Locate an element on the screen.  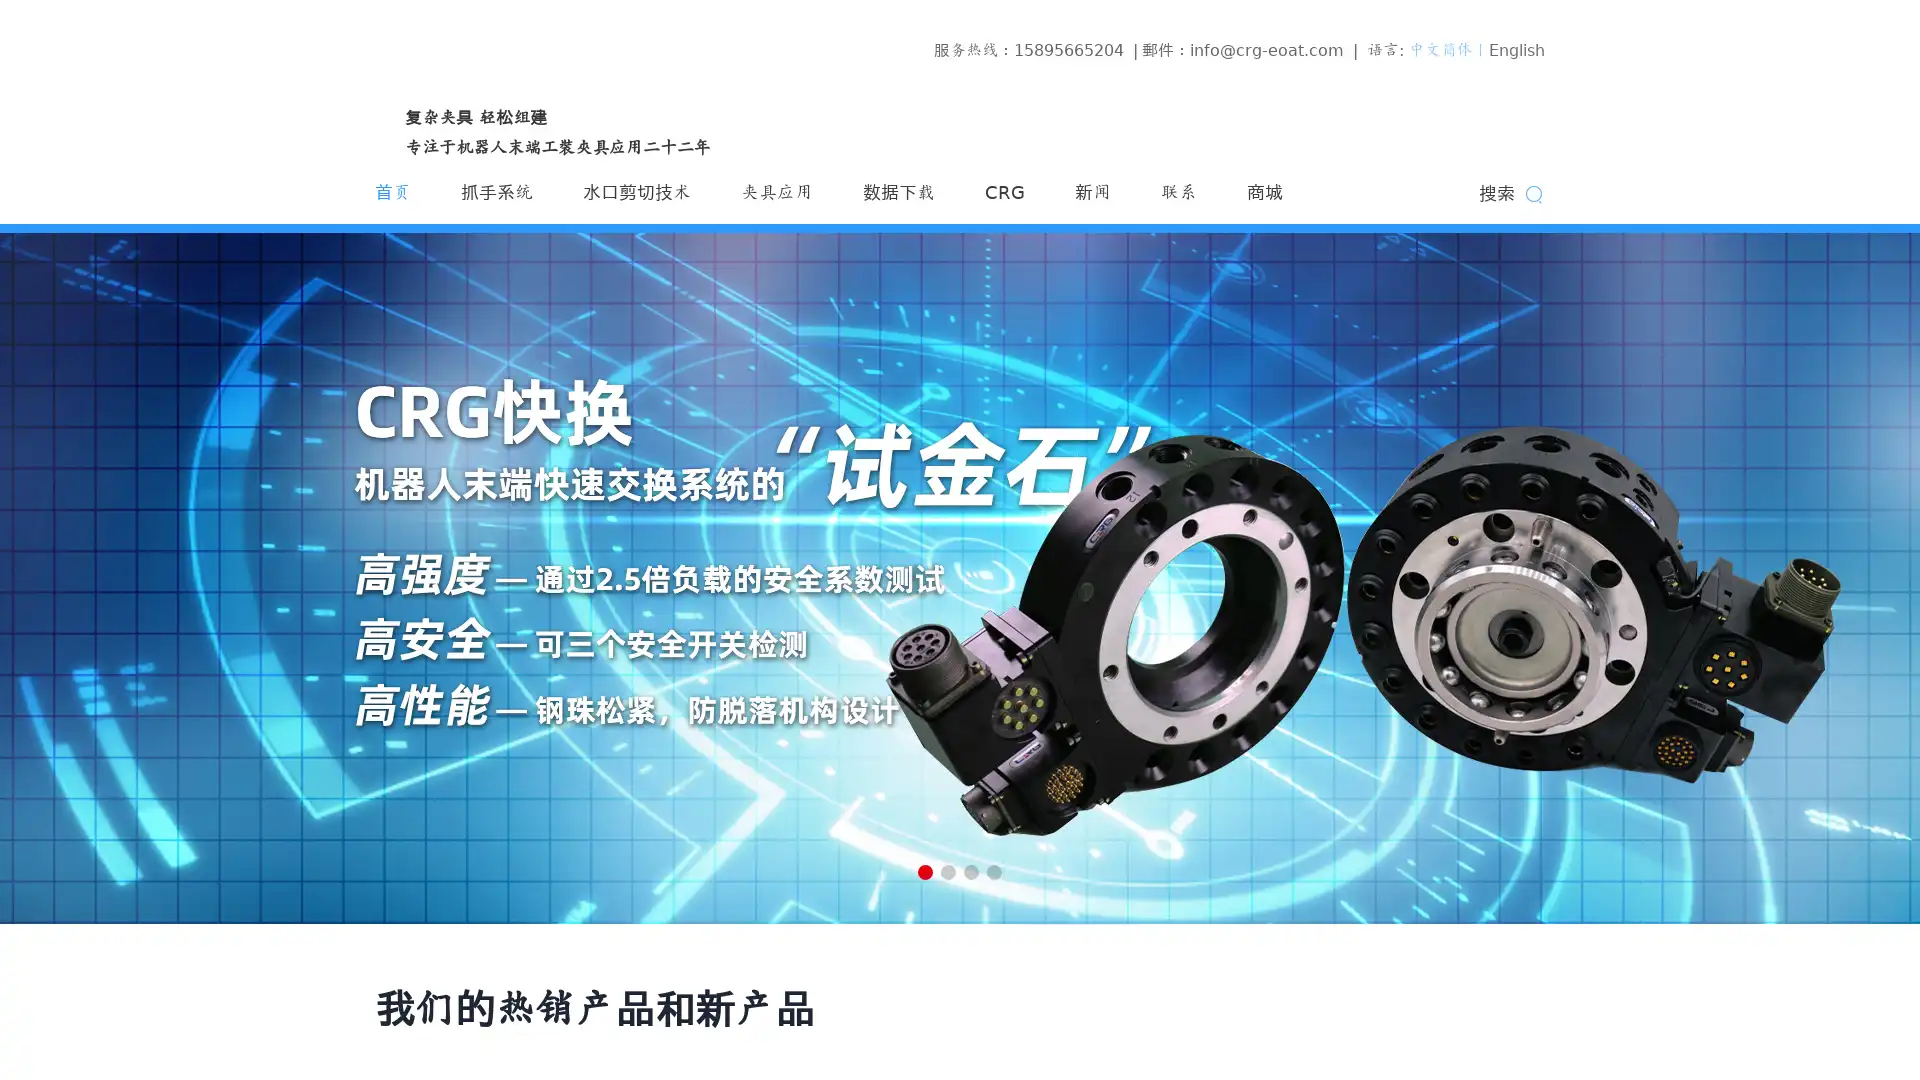
Go to slide 2 is located at coordinates (947, 871).